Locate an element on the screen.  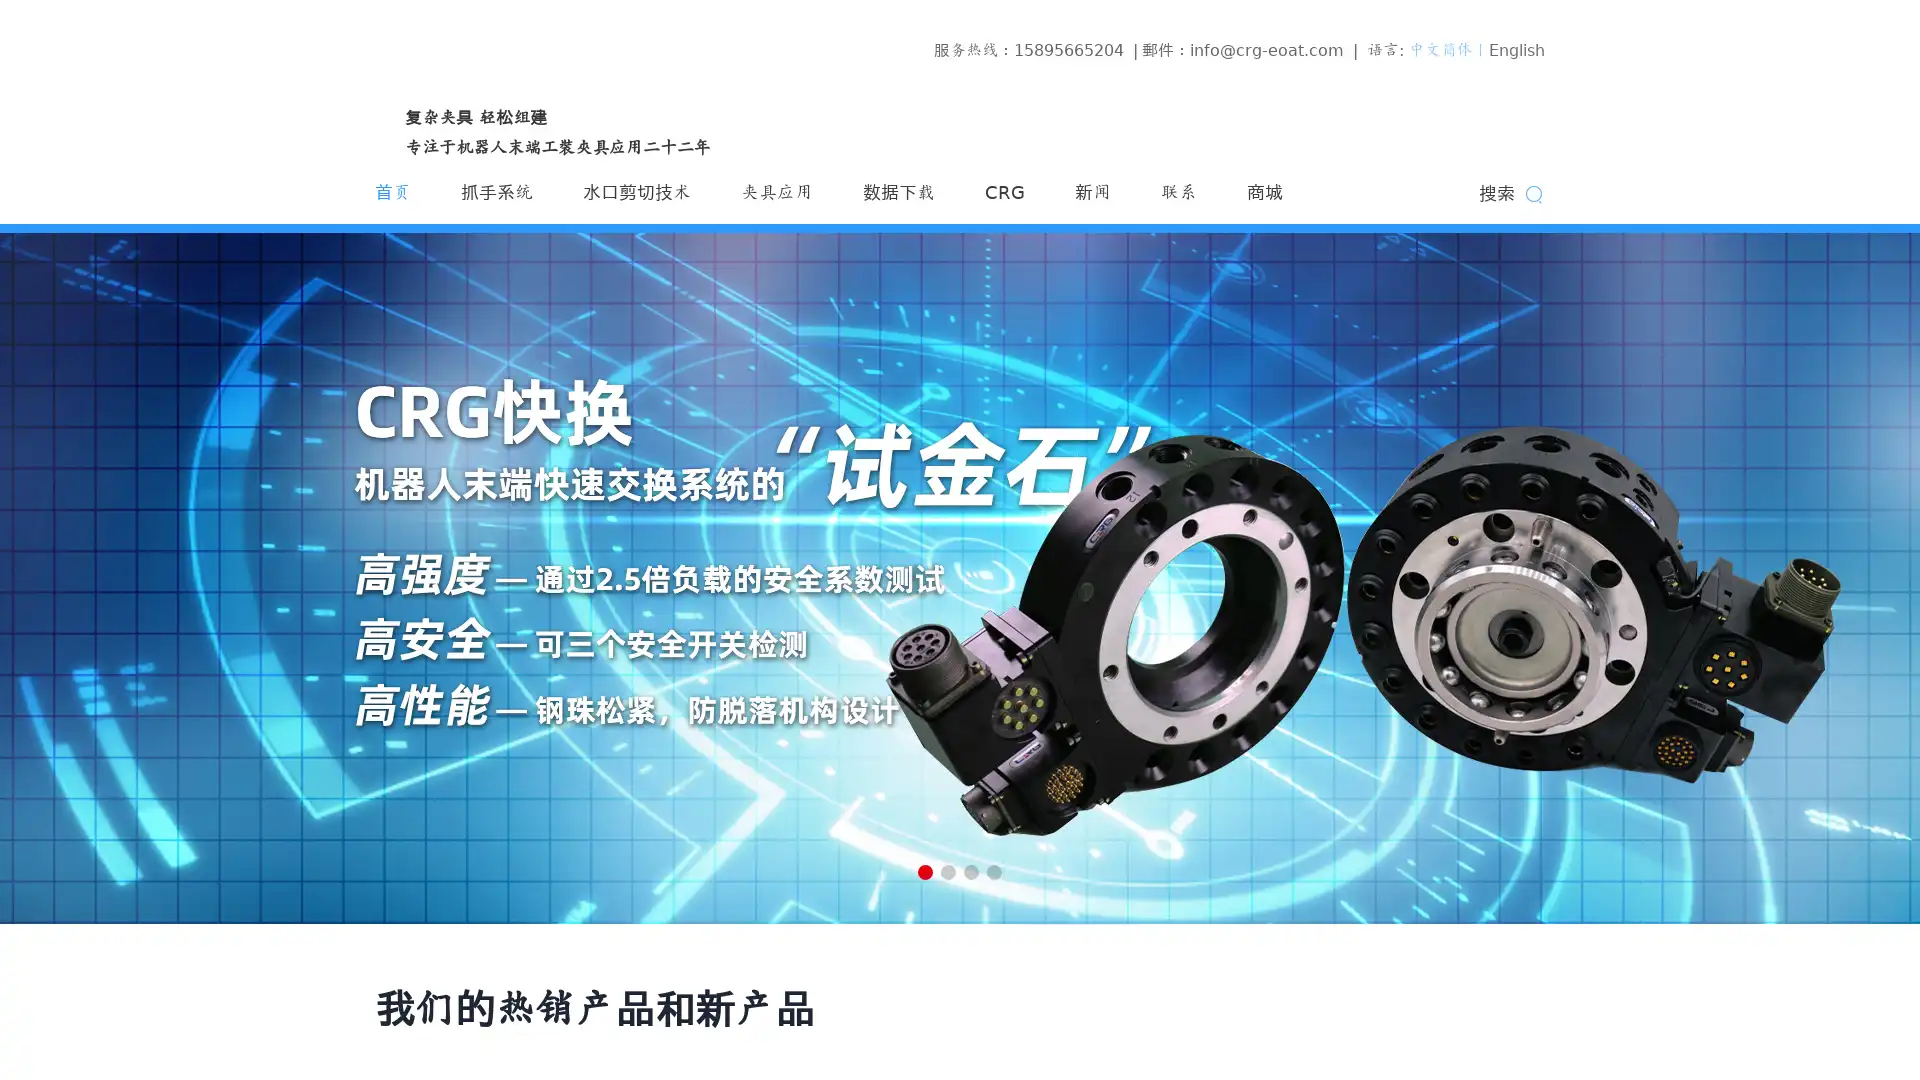
Go to slide 2 is located at coordinates (947, 871).